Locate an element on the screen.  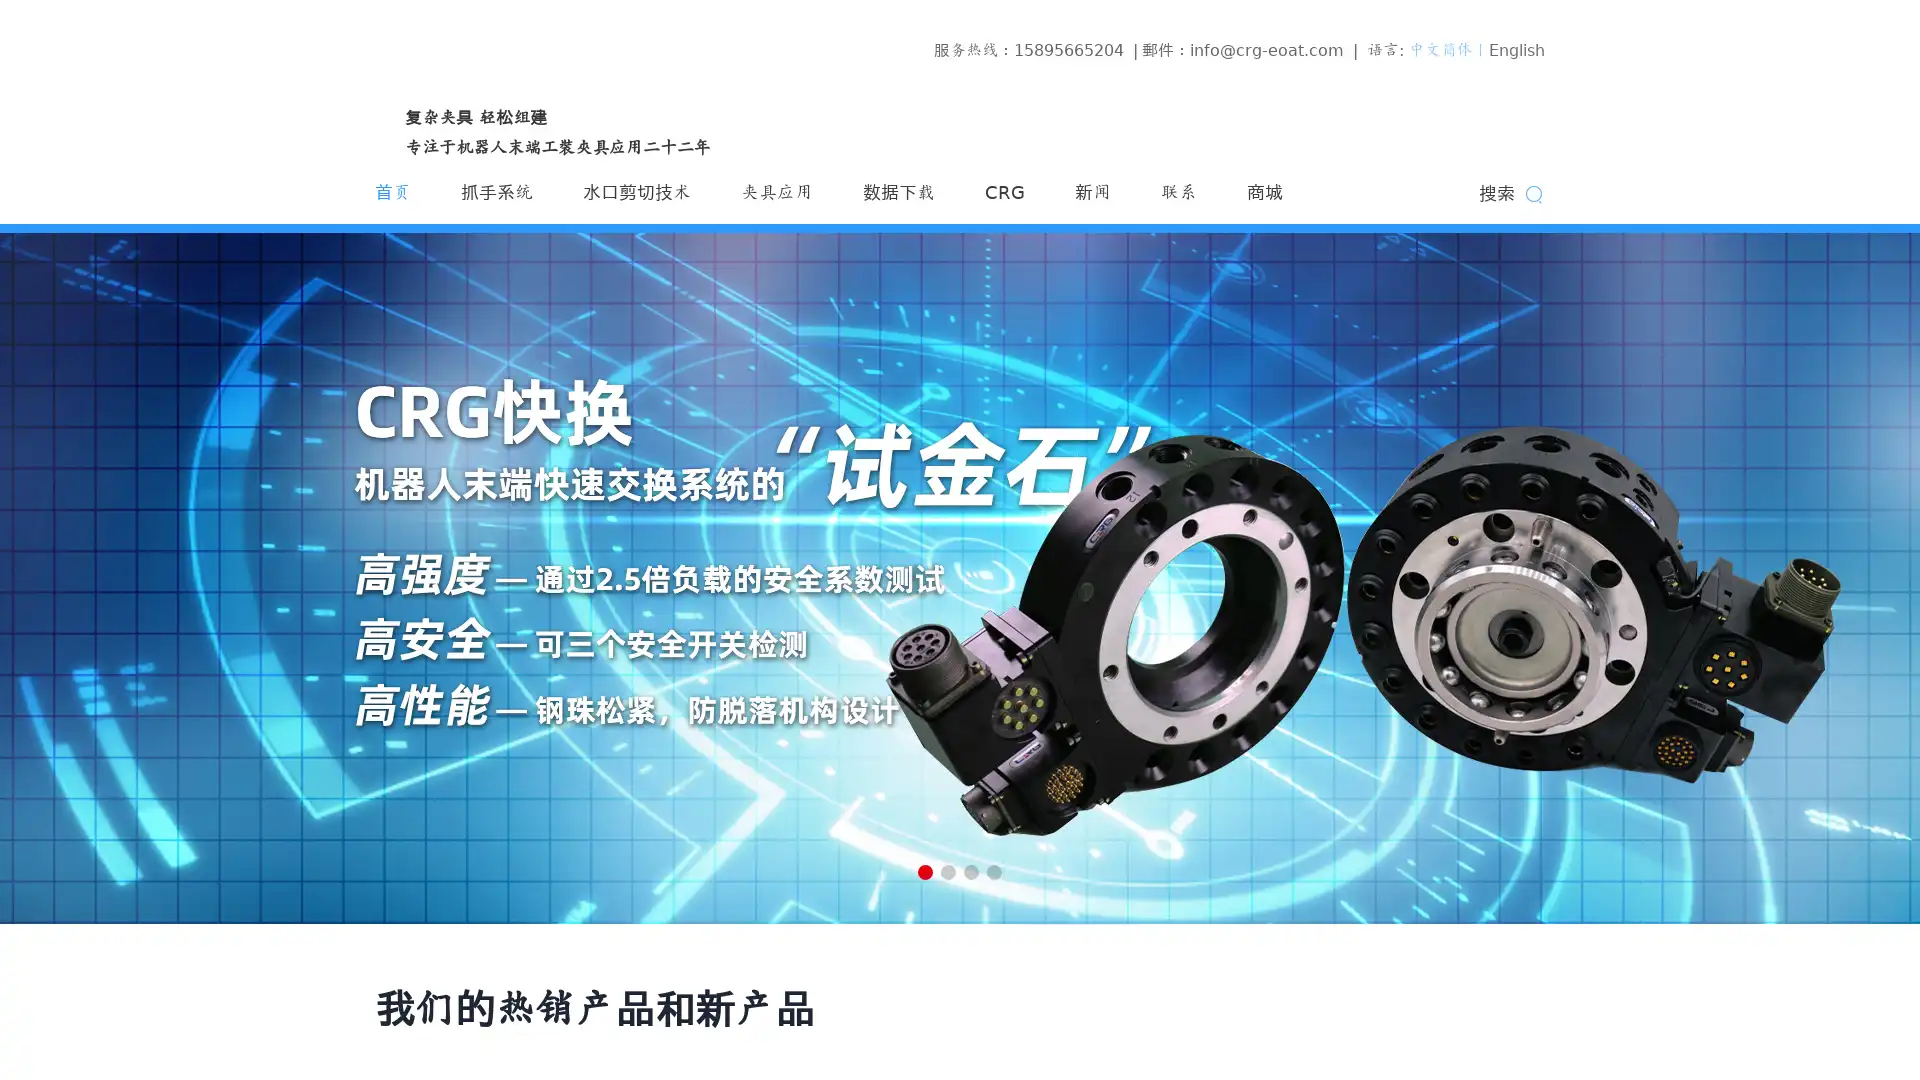
Go to slide 2 is located at coordinates (947, 871).